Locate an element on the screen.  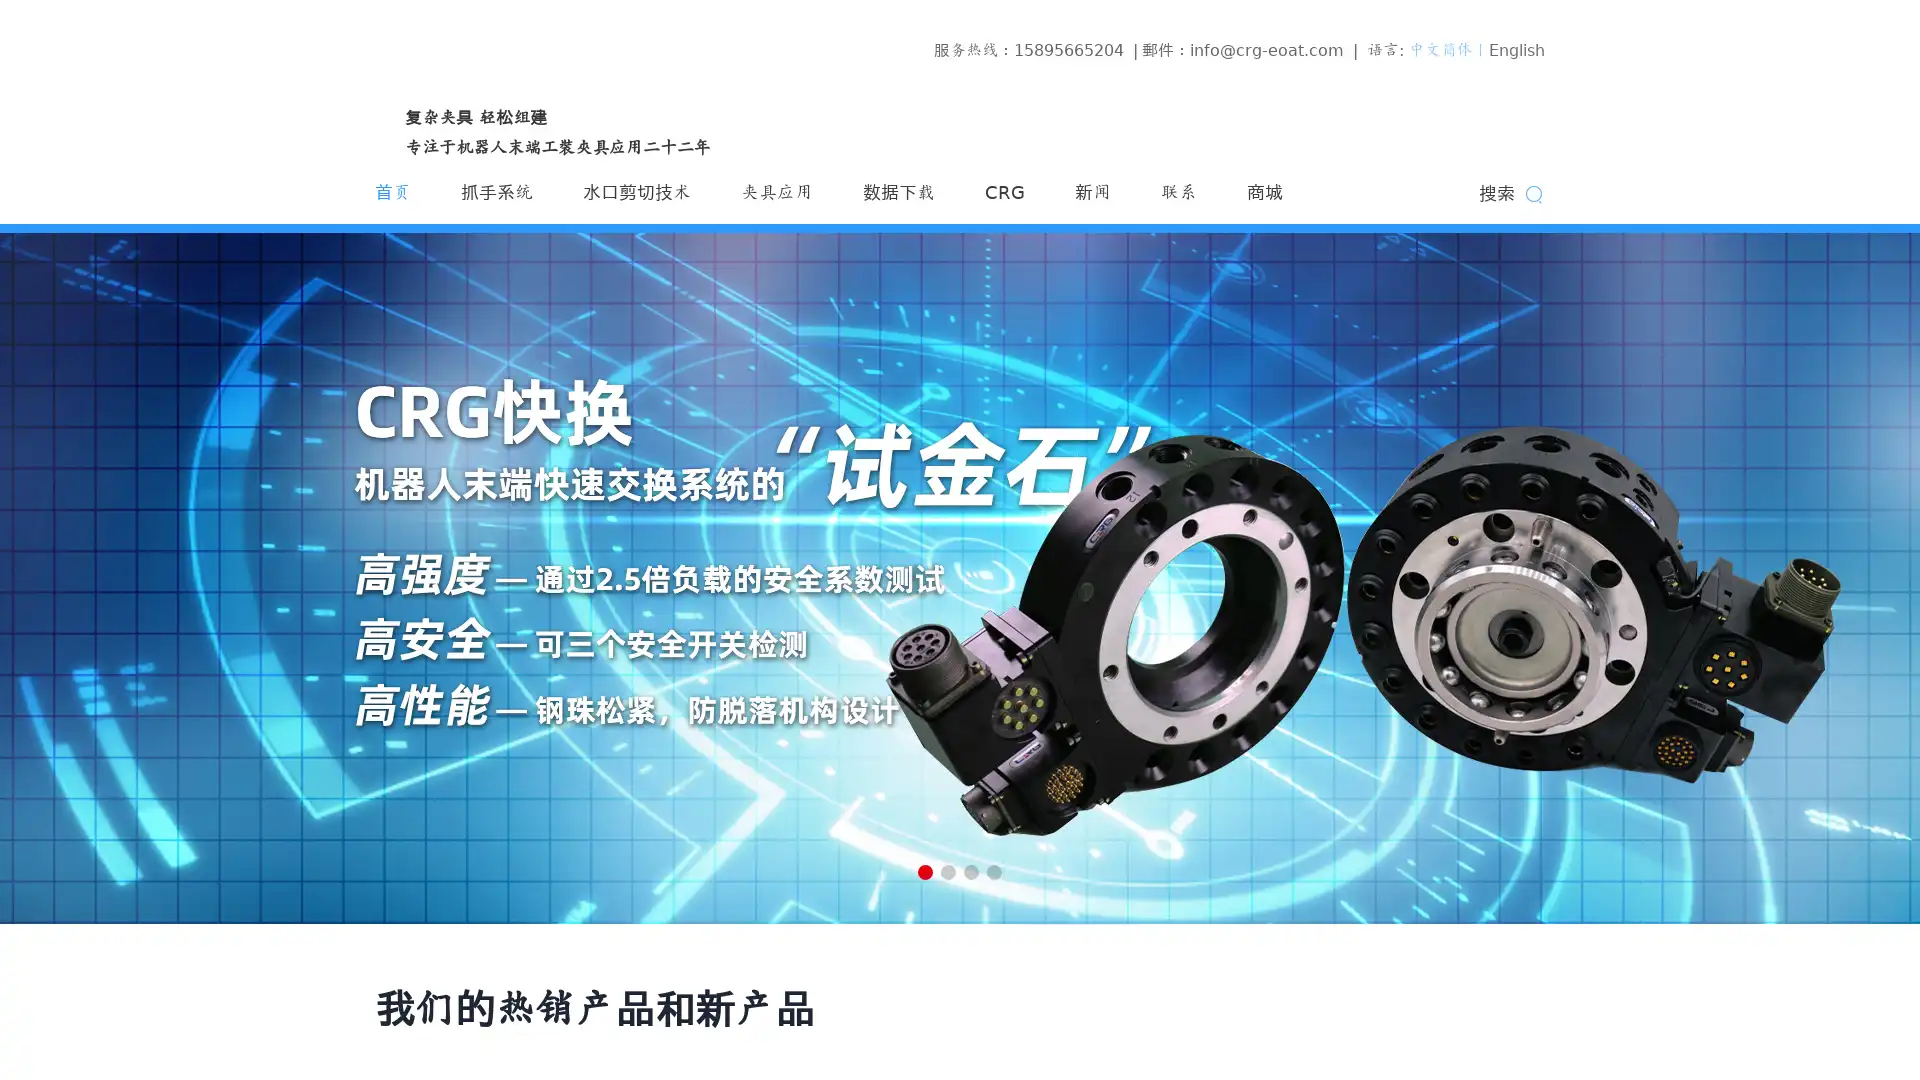
Go to slide 2 is located at coordinates (947, 871).